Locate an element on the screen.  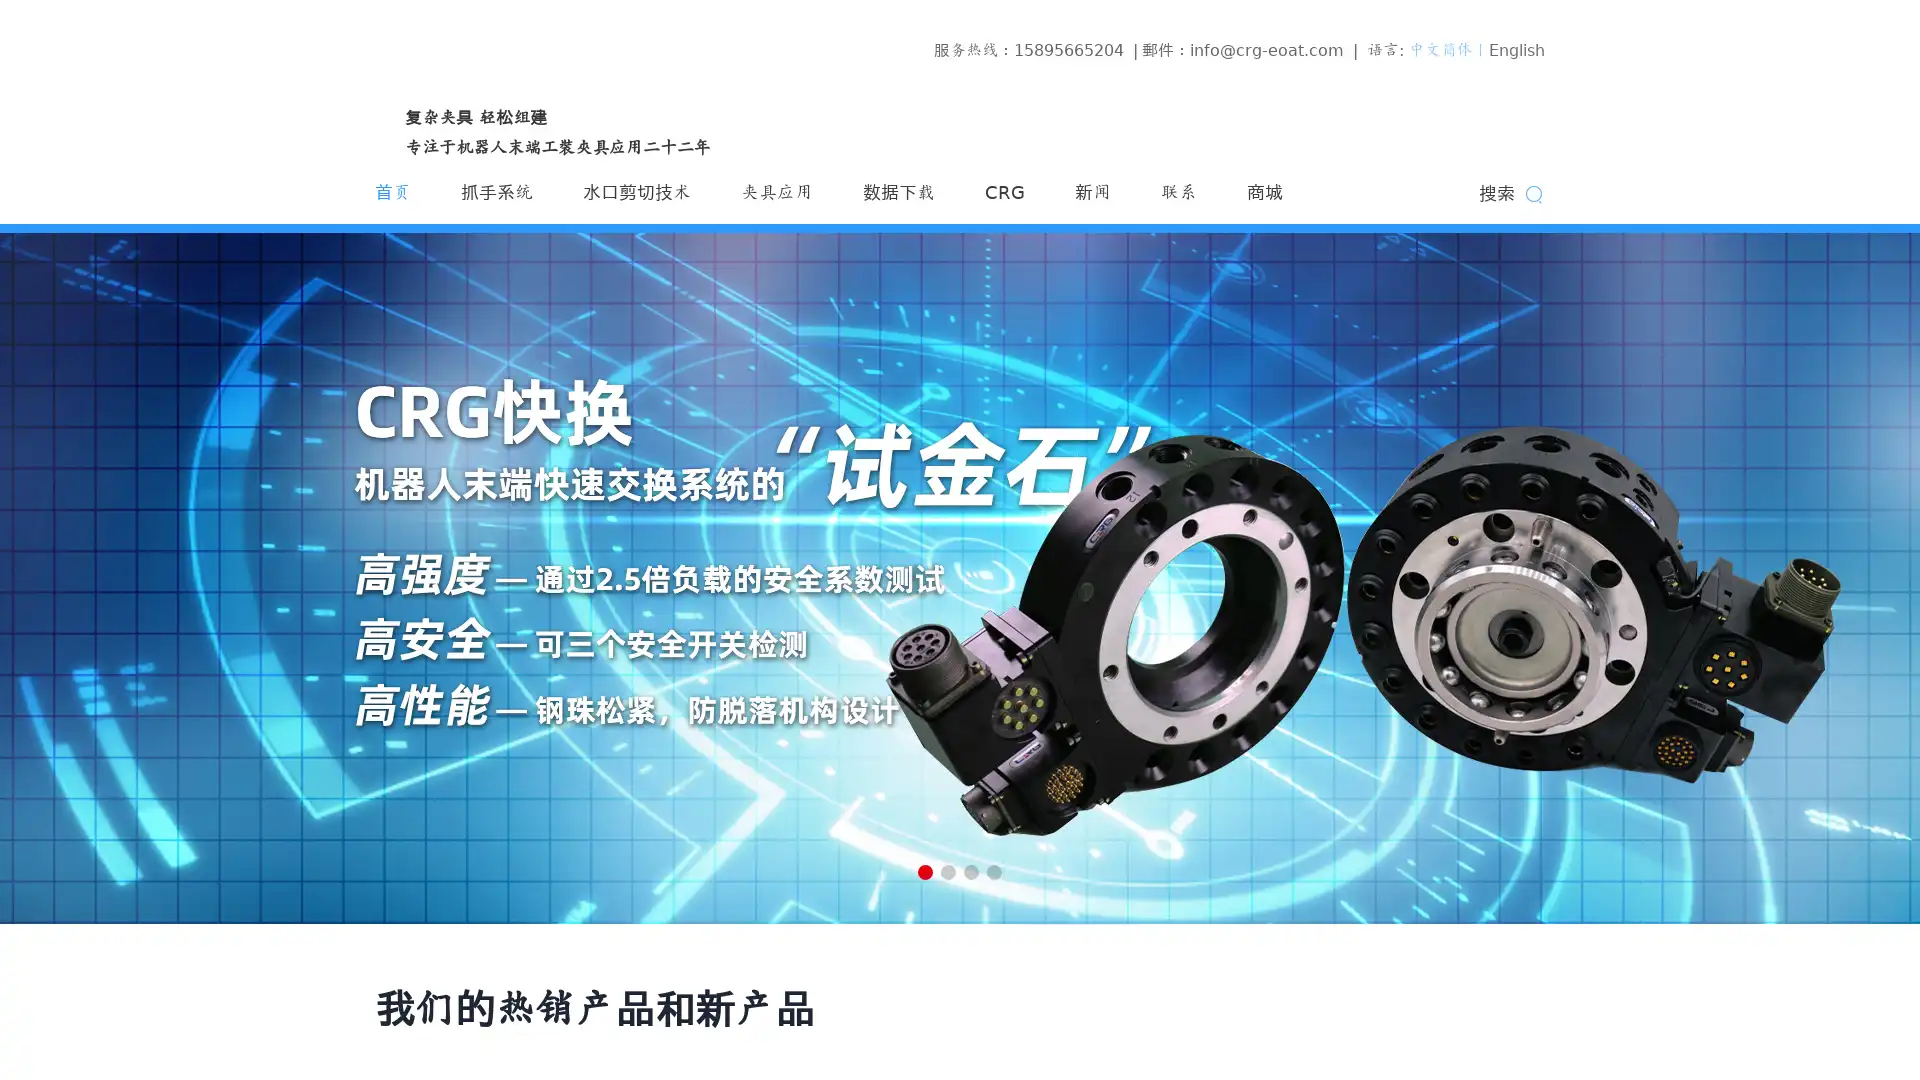
Go to slide 2 is located at coordinates (947, 871).